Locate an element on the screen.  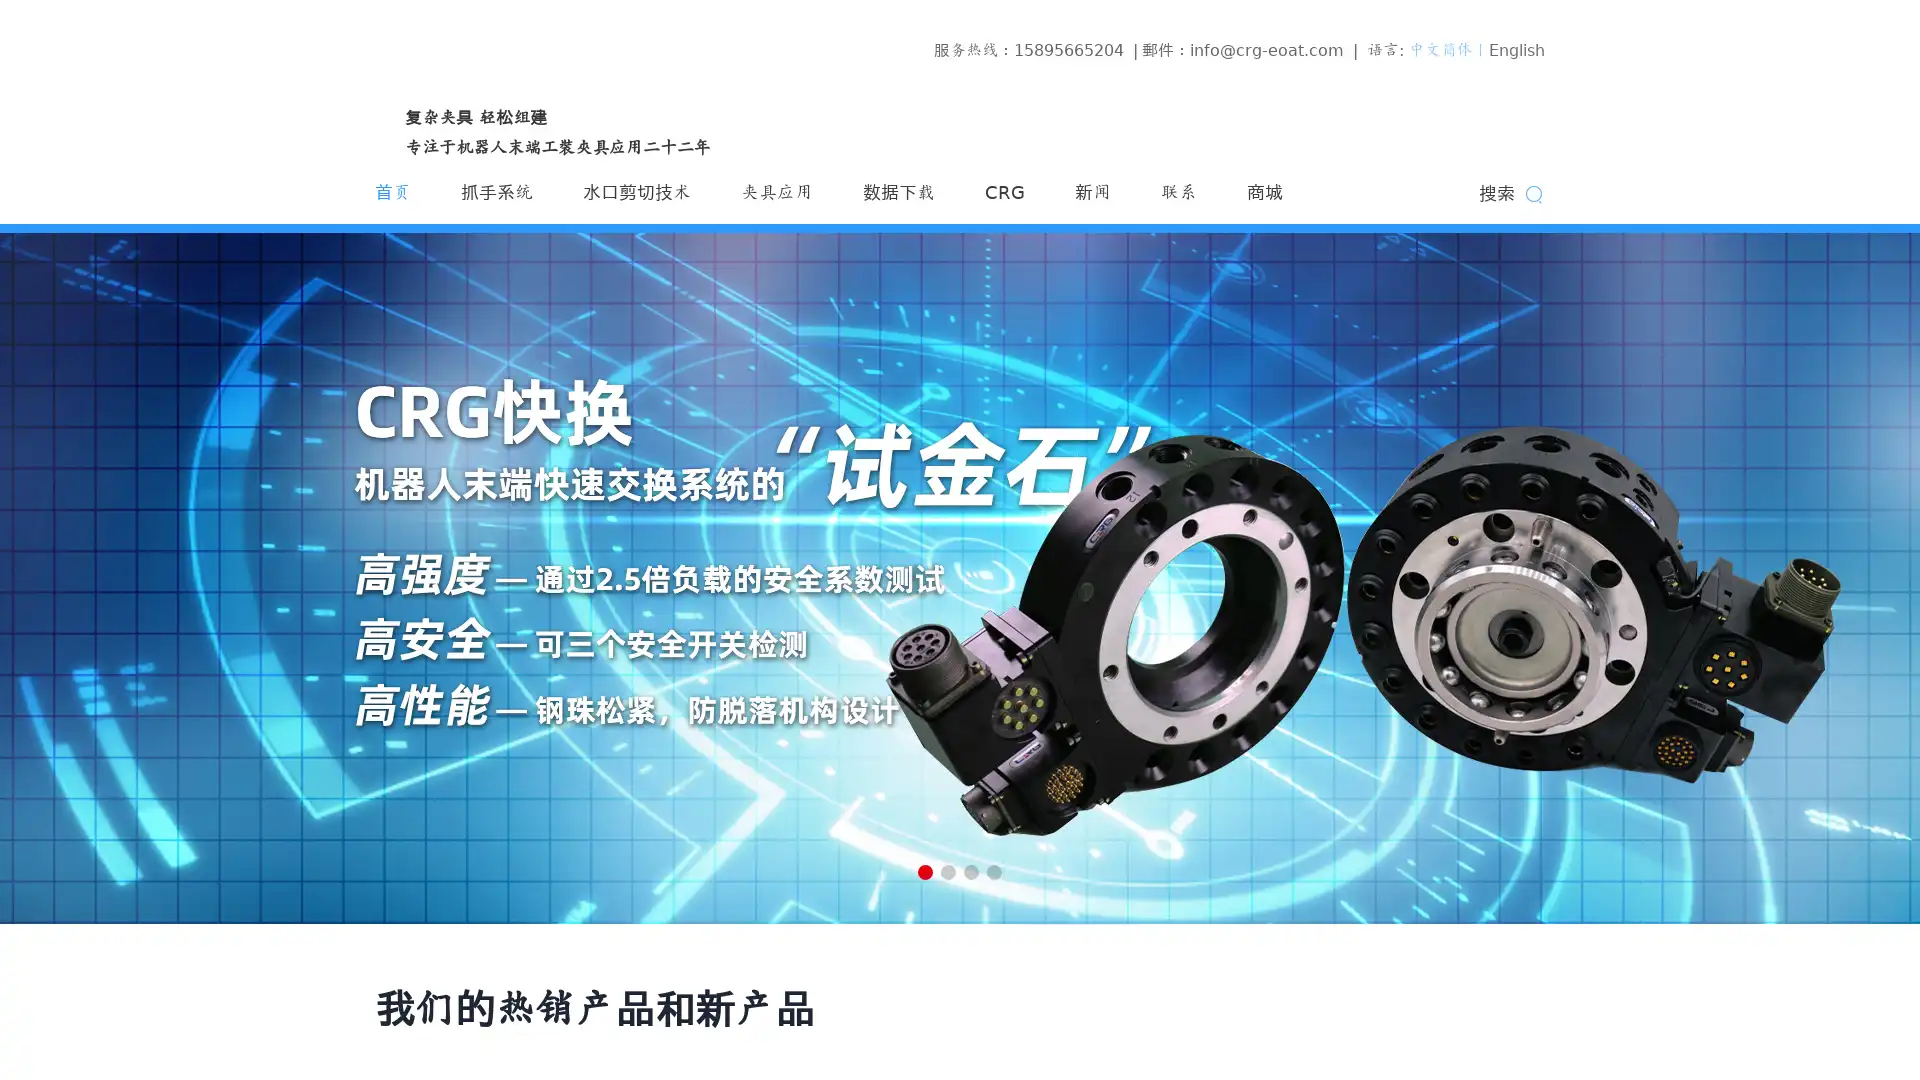
Go to slide 2 is located at coordinates (947, 871).